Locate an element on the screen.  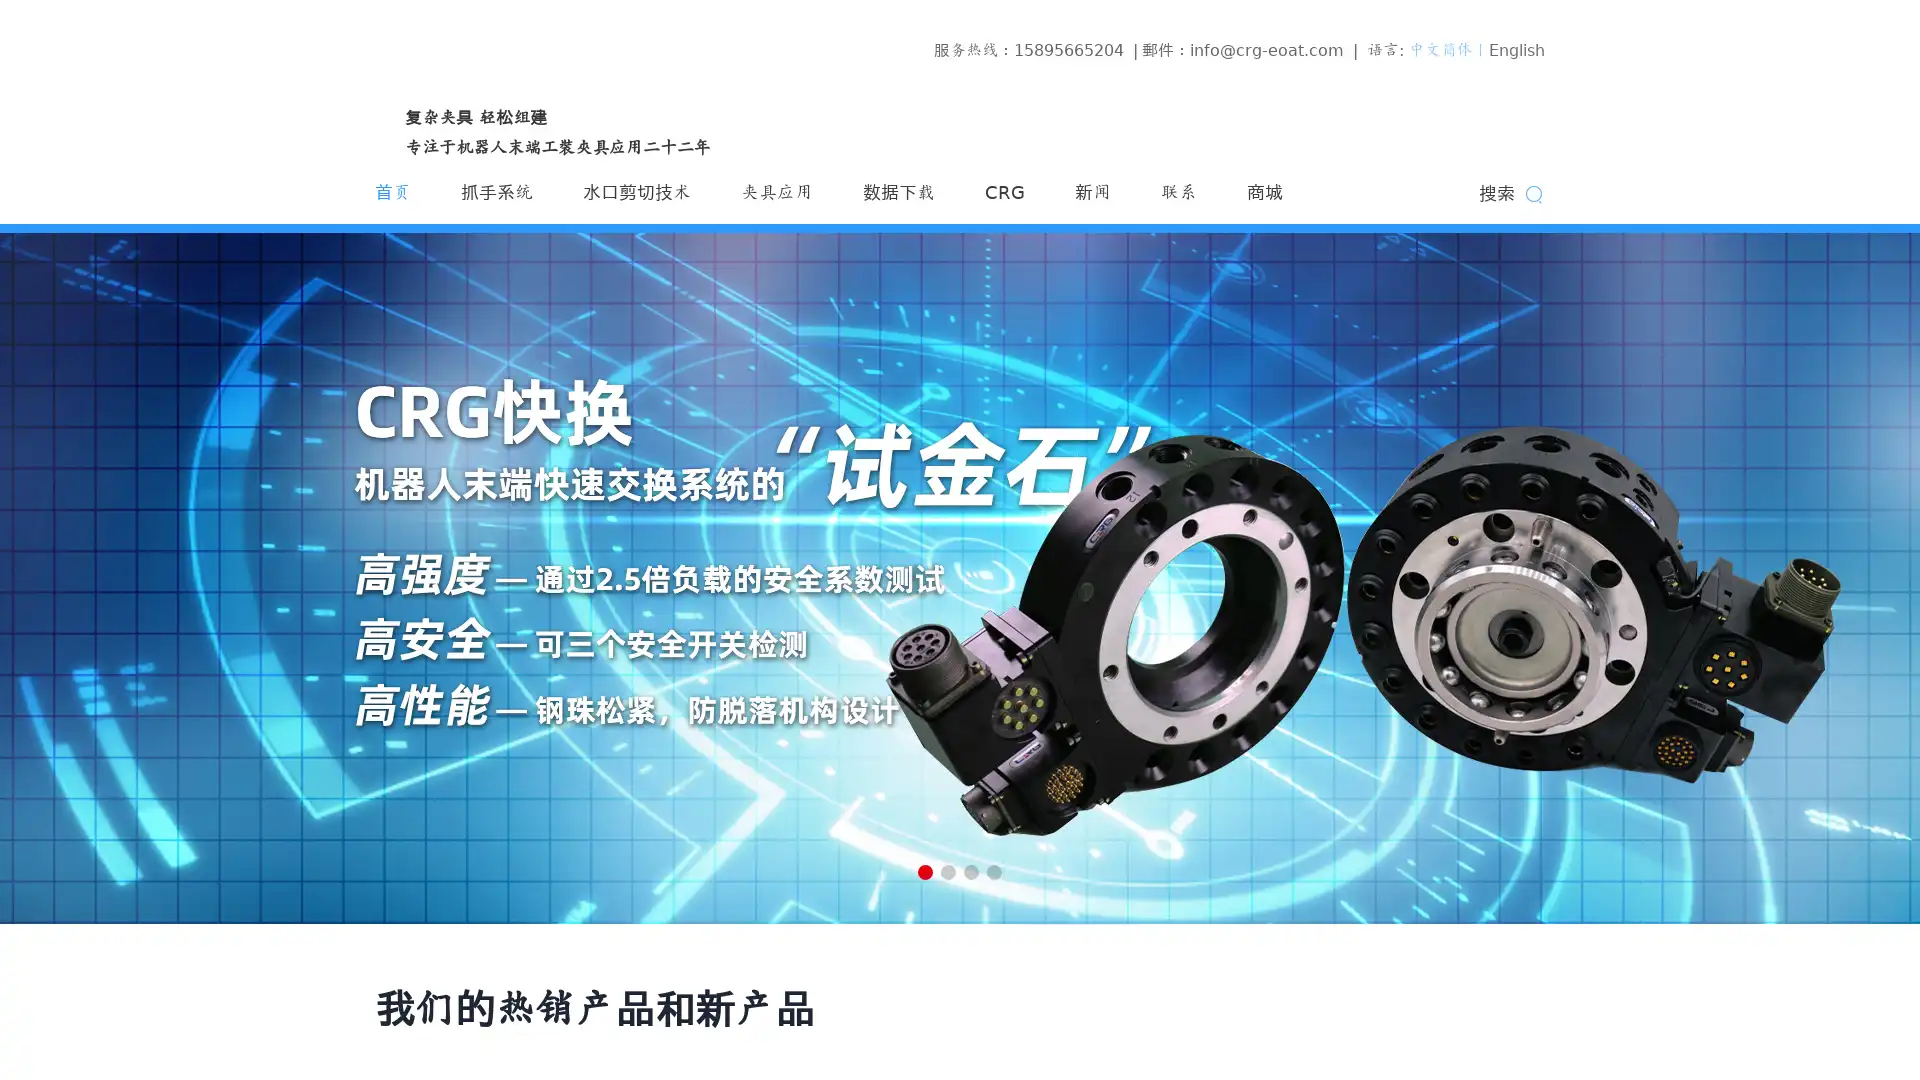
Go to slide 2 is located at coordinates (947, 871).